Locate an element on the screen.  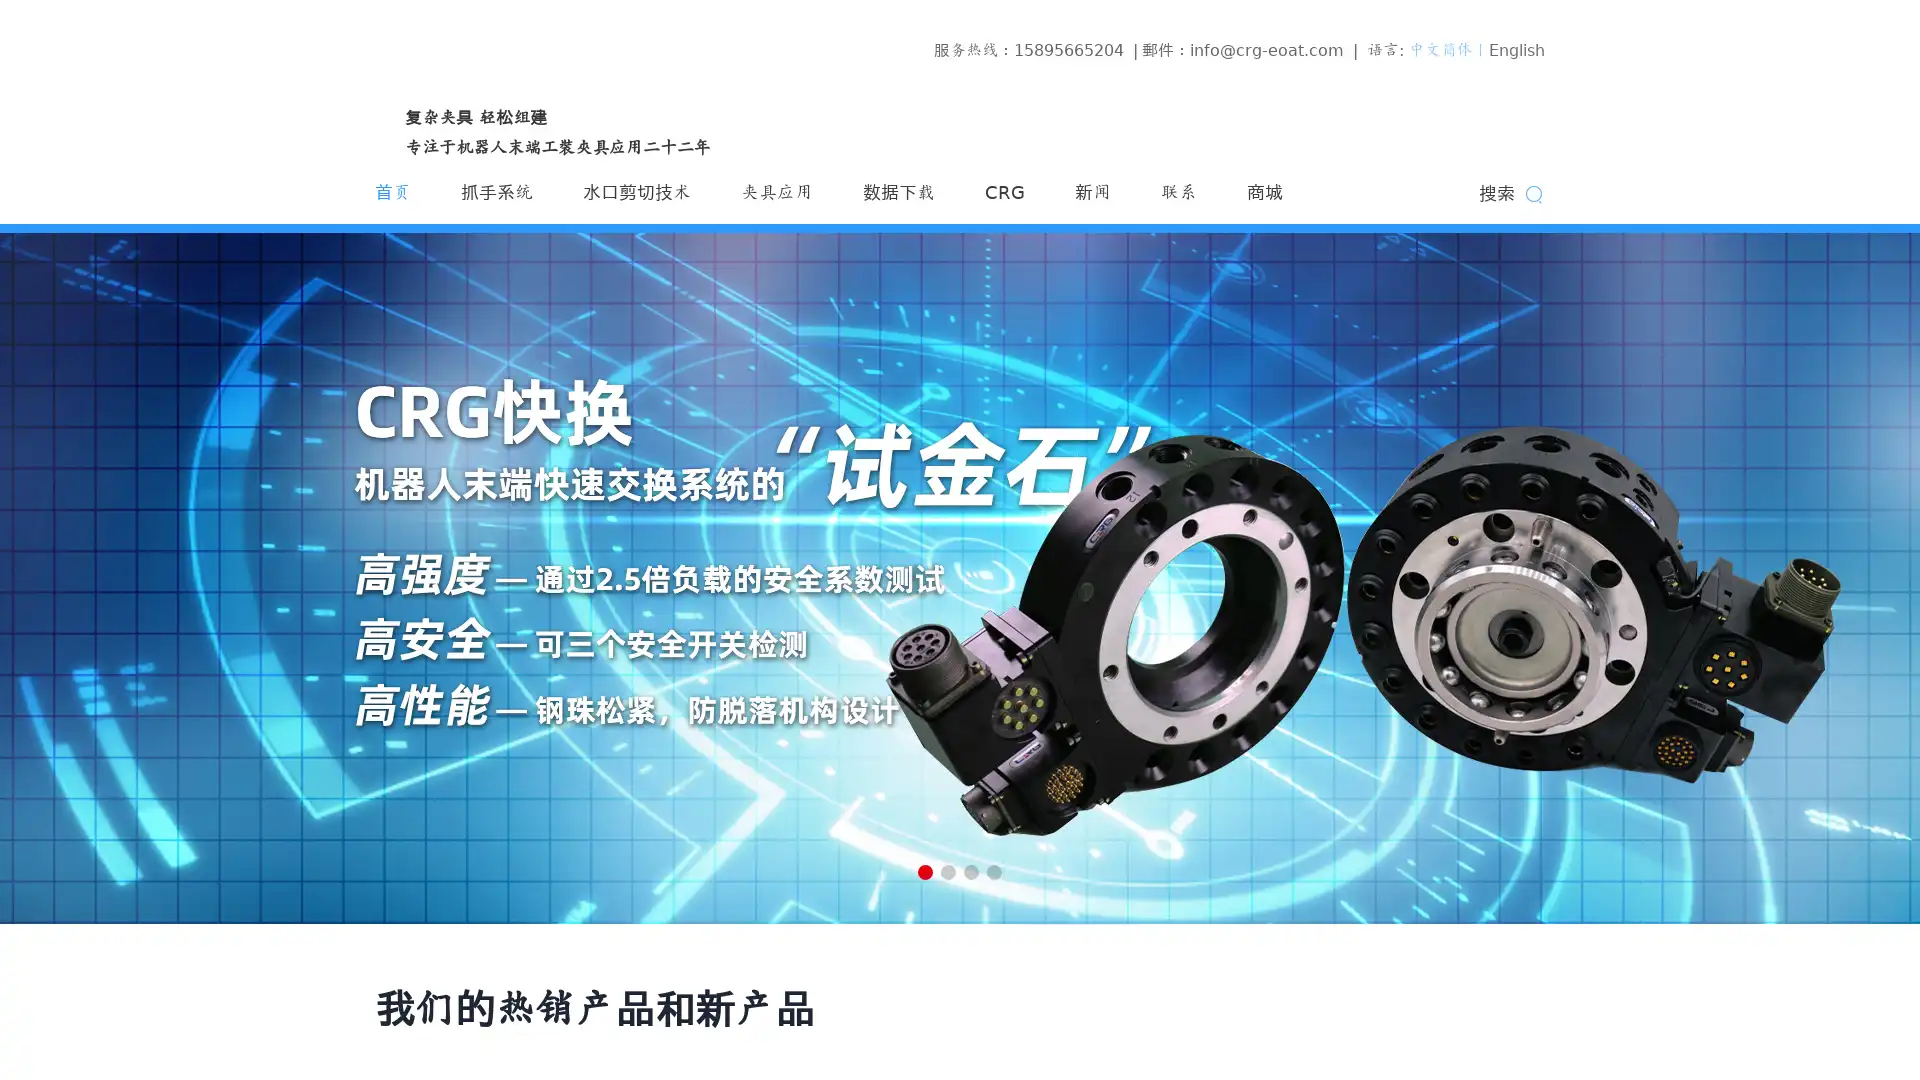
Go to slide 2 is located at coordinates (947, 871).